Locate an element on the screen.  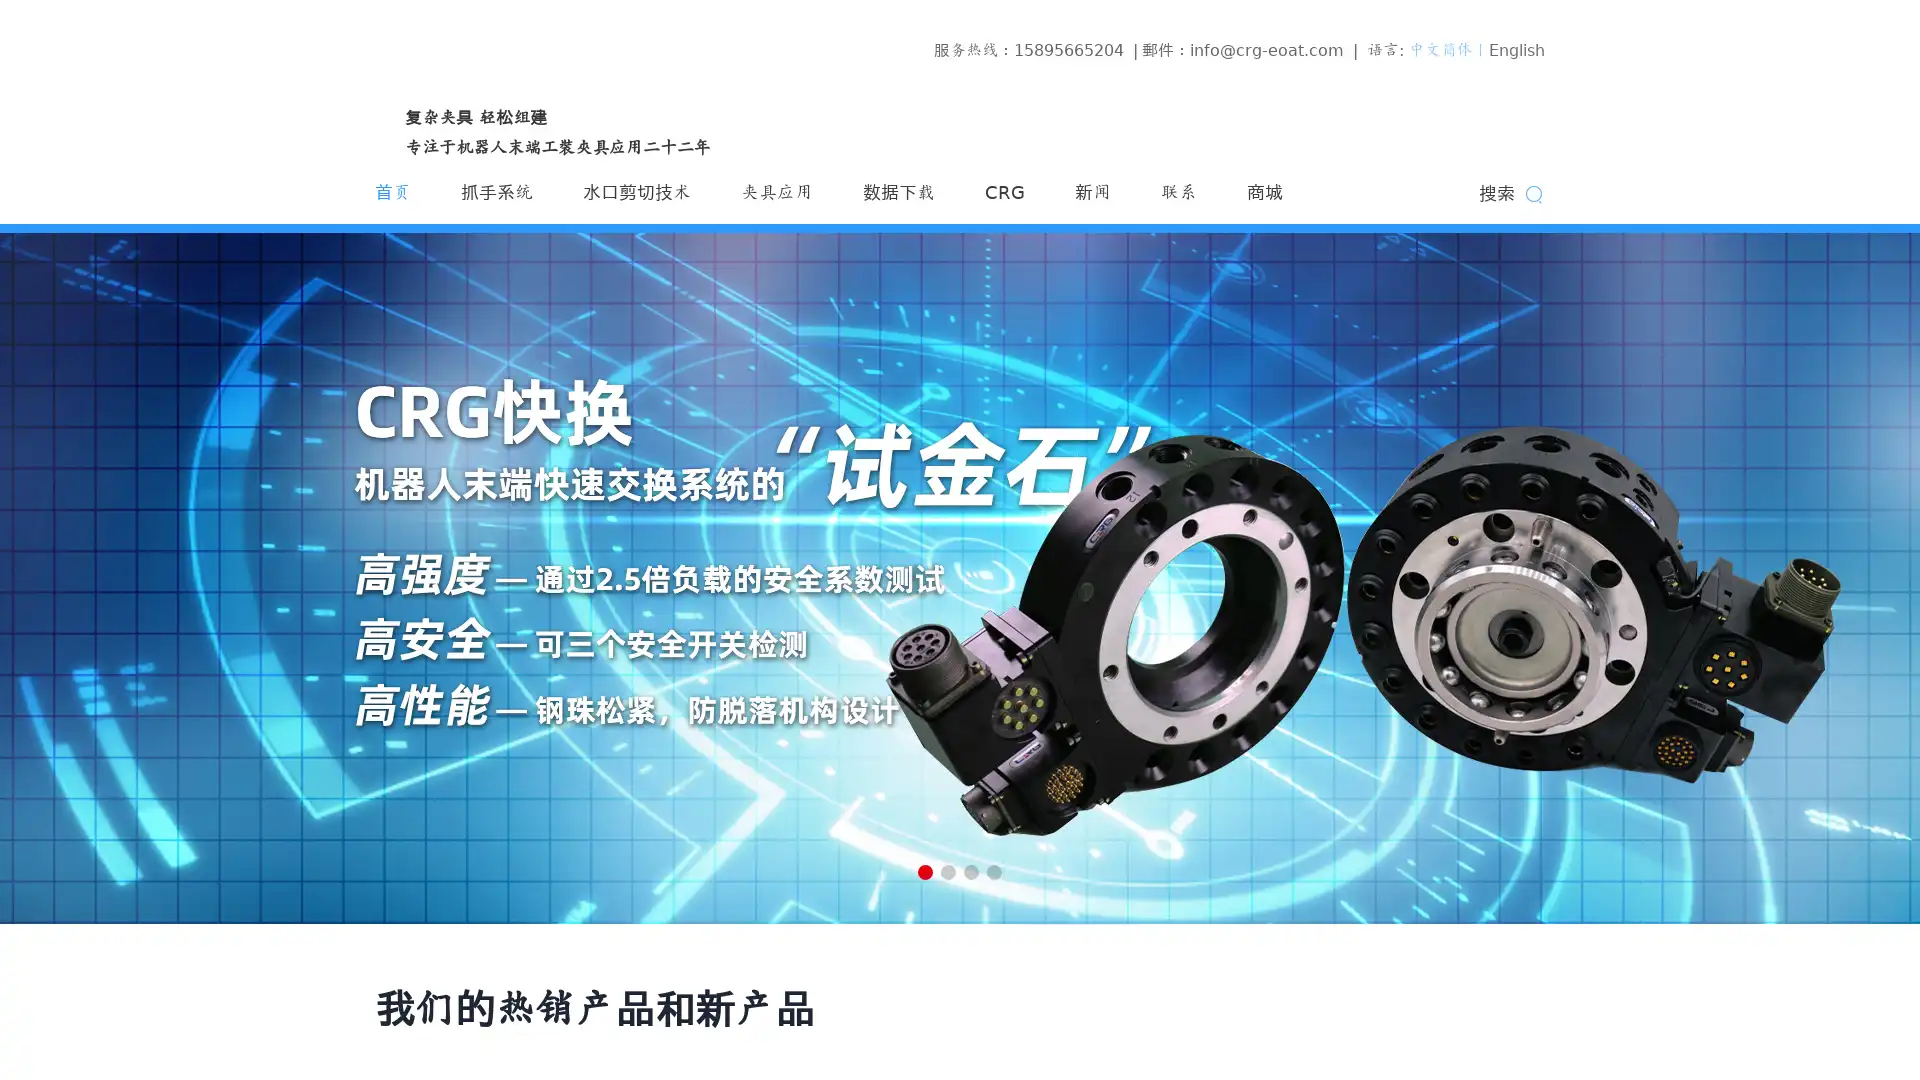
Go to slide 2 is located at coordinates (947, 871).